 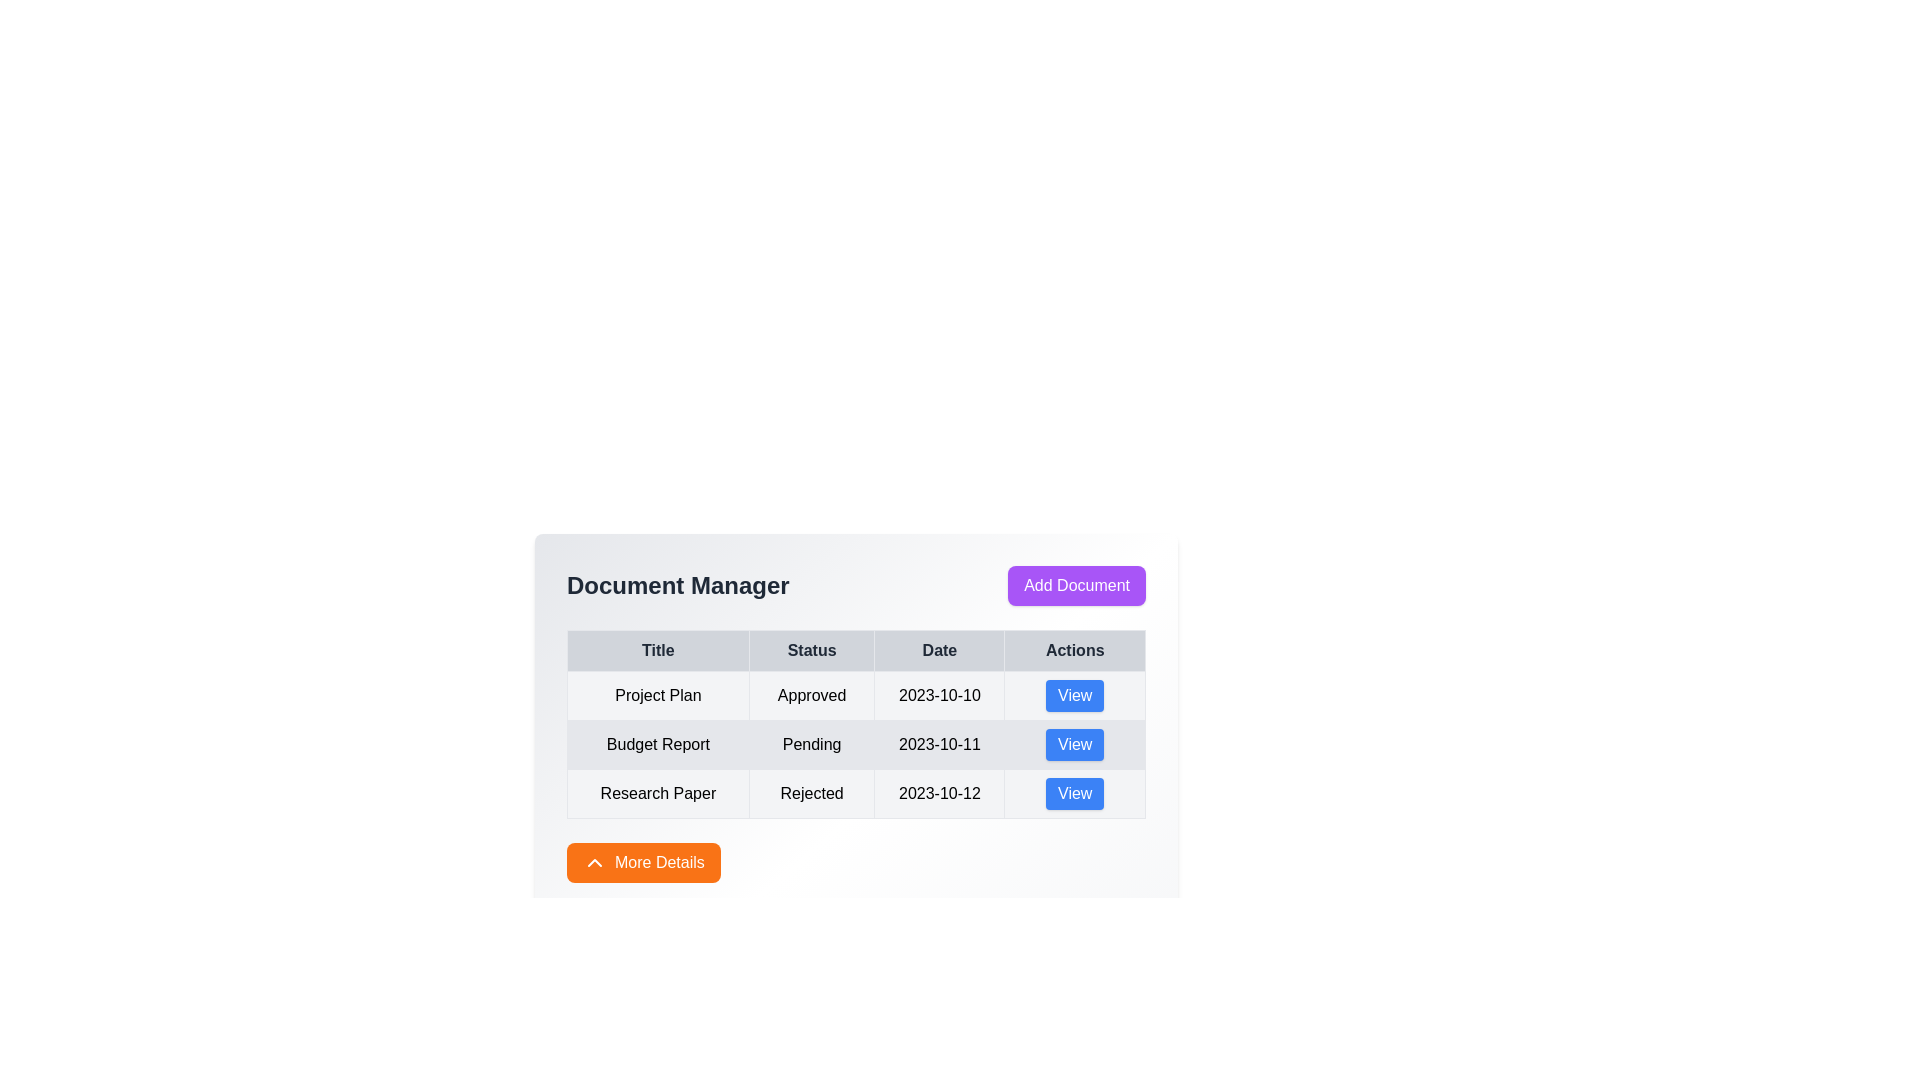 What do you see at coordinates (1074, 744) in the screenshot?
I see `the button in the 'Actions' column for the 'Budget Report' entry dated '2023-10-11' to observe the hover effects` at bounding box center [1074, 744].